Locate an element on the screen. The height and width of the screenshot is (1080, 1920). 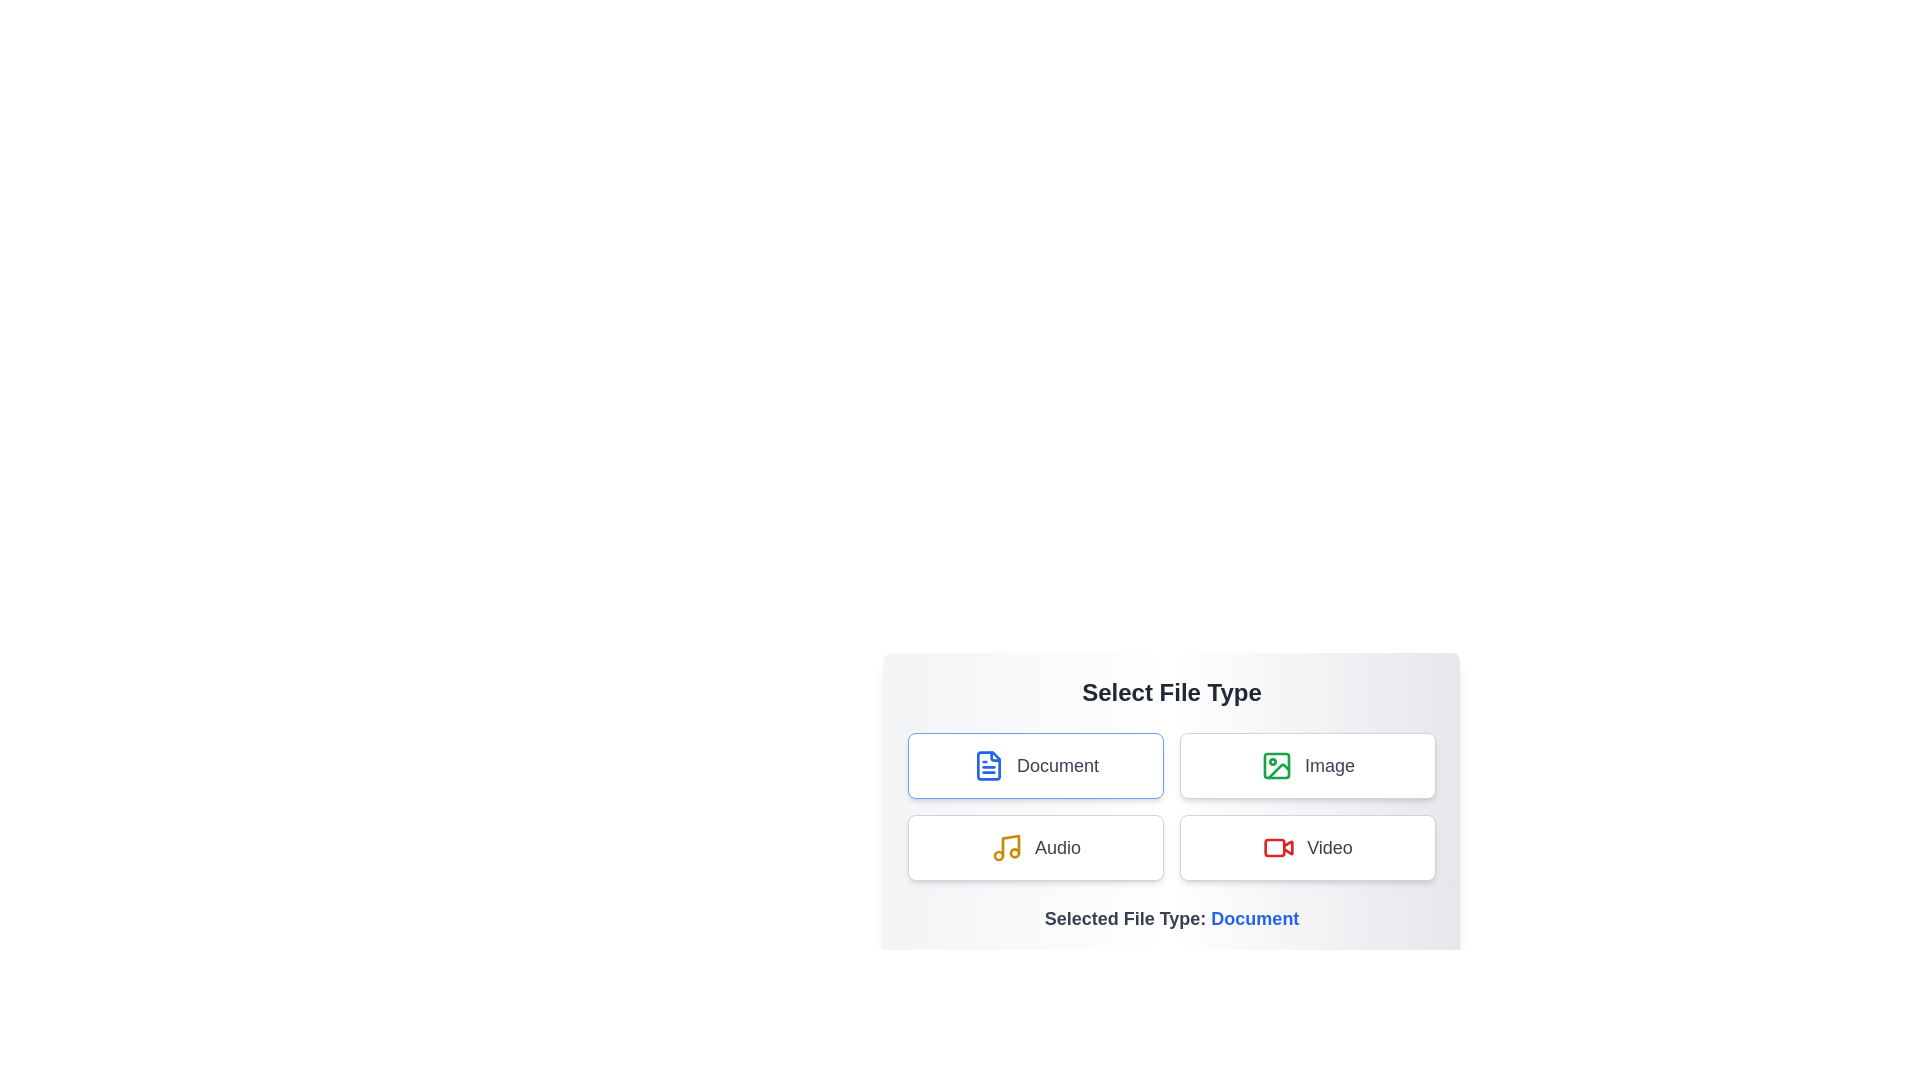
the 'Audio' file type button located in the bottom-left corner of the grid layout, which is the third button below 'Document' and 'Image', and to the left of 'Video' is located at coordinates (1036, 848).